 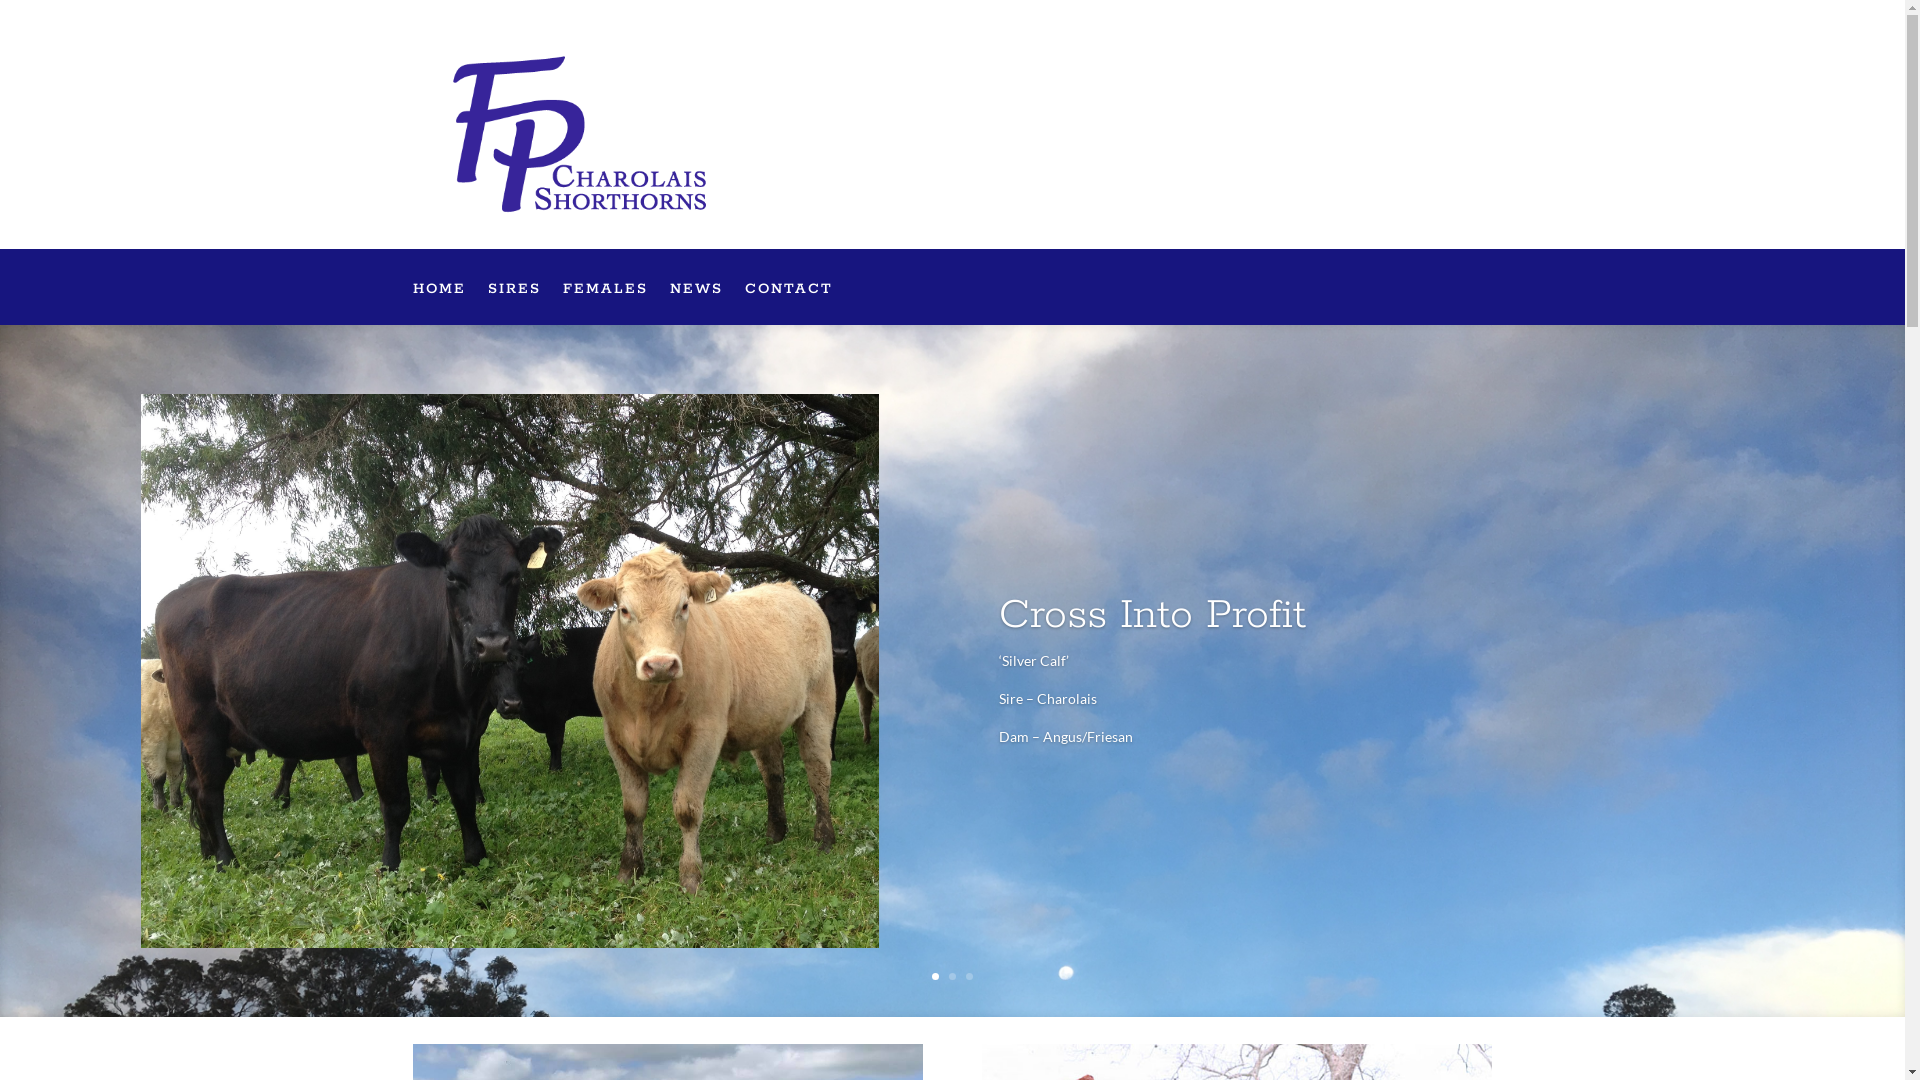 What do you see at coordinates (786, 303) in the screenshot?
I see `'CONTACT'` at bounding box center [786, 303].